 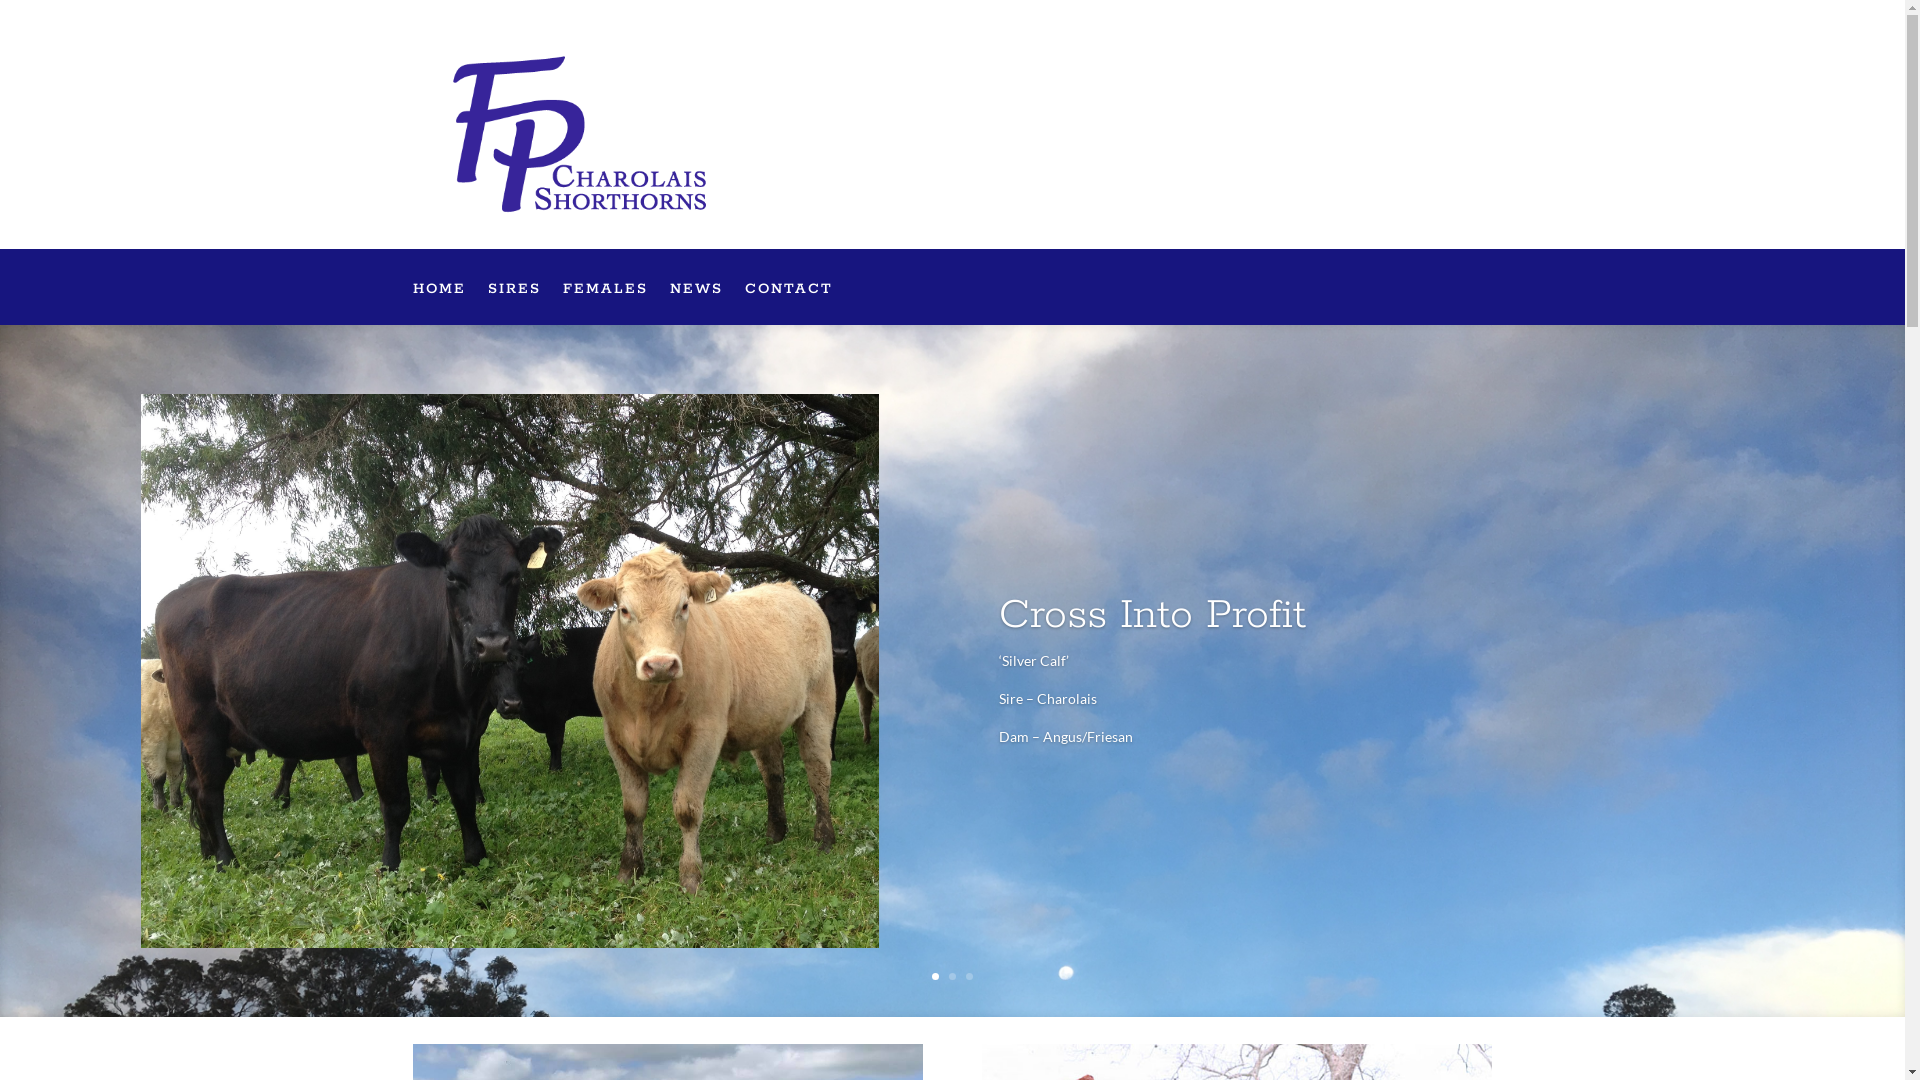 What do you see at coordinates (786, 303) in the screenshot?
I see `'CONTACT'` at bounding box center [786, 303].